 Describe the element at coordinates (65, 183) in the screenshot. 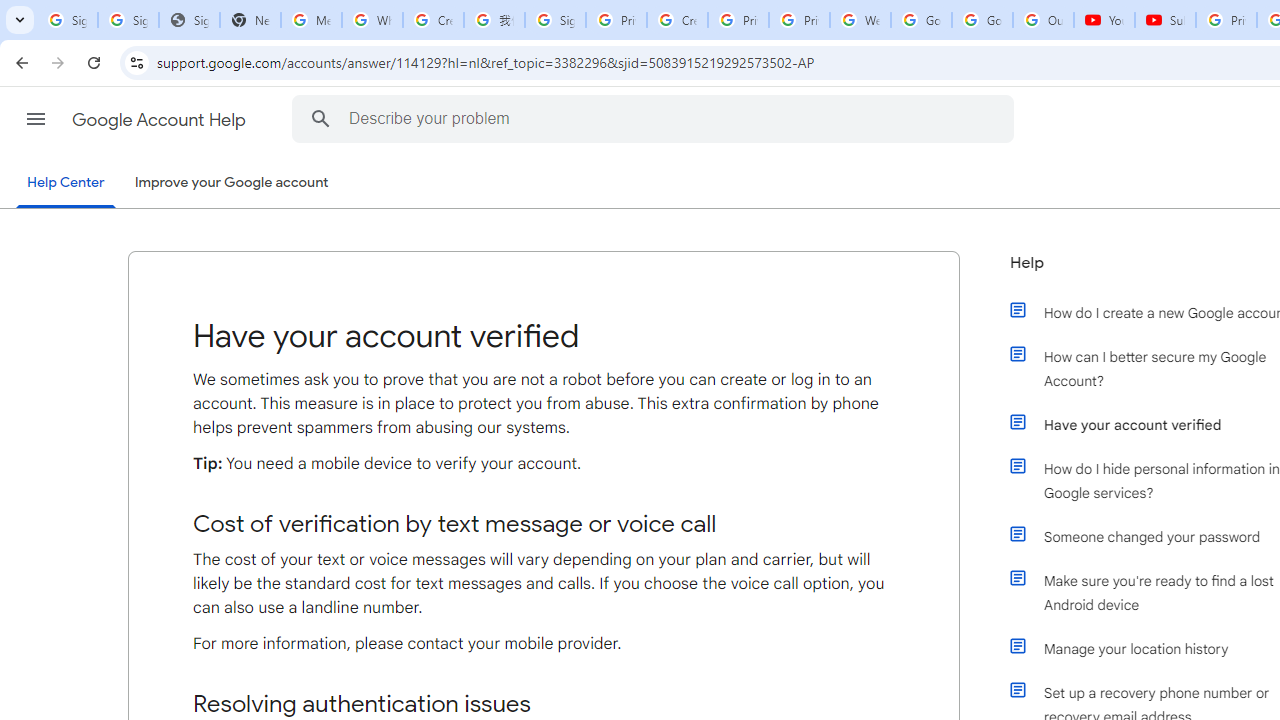

I see `'Help Center'` at that location.